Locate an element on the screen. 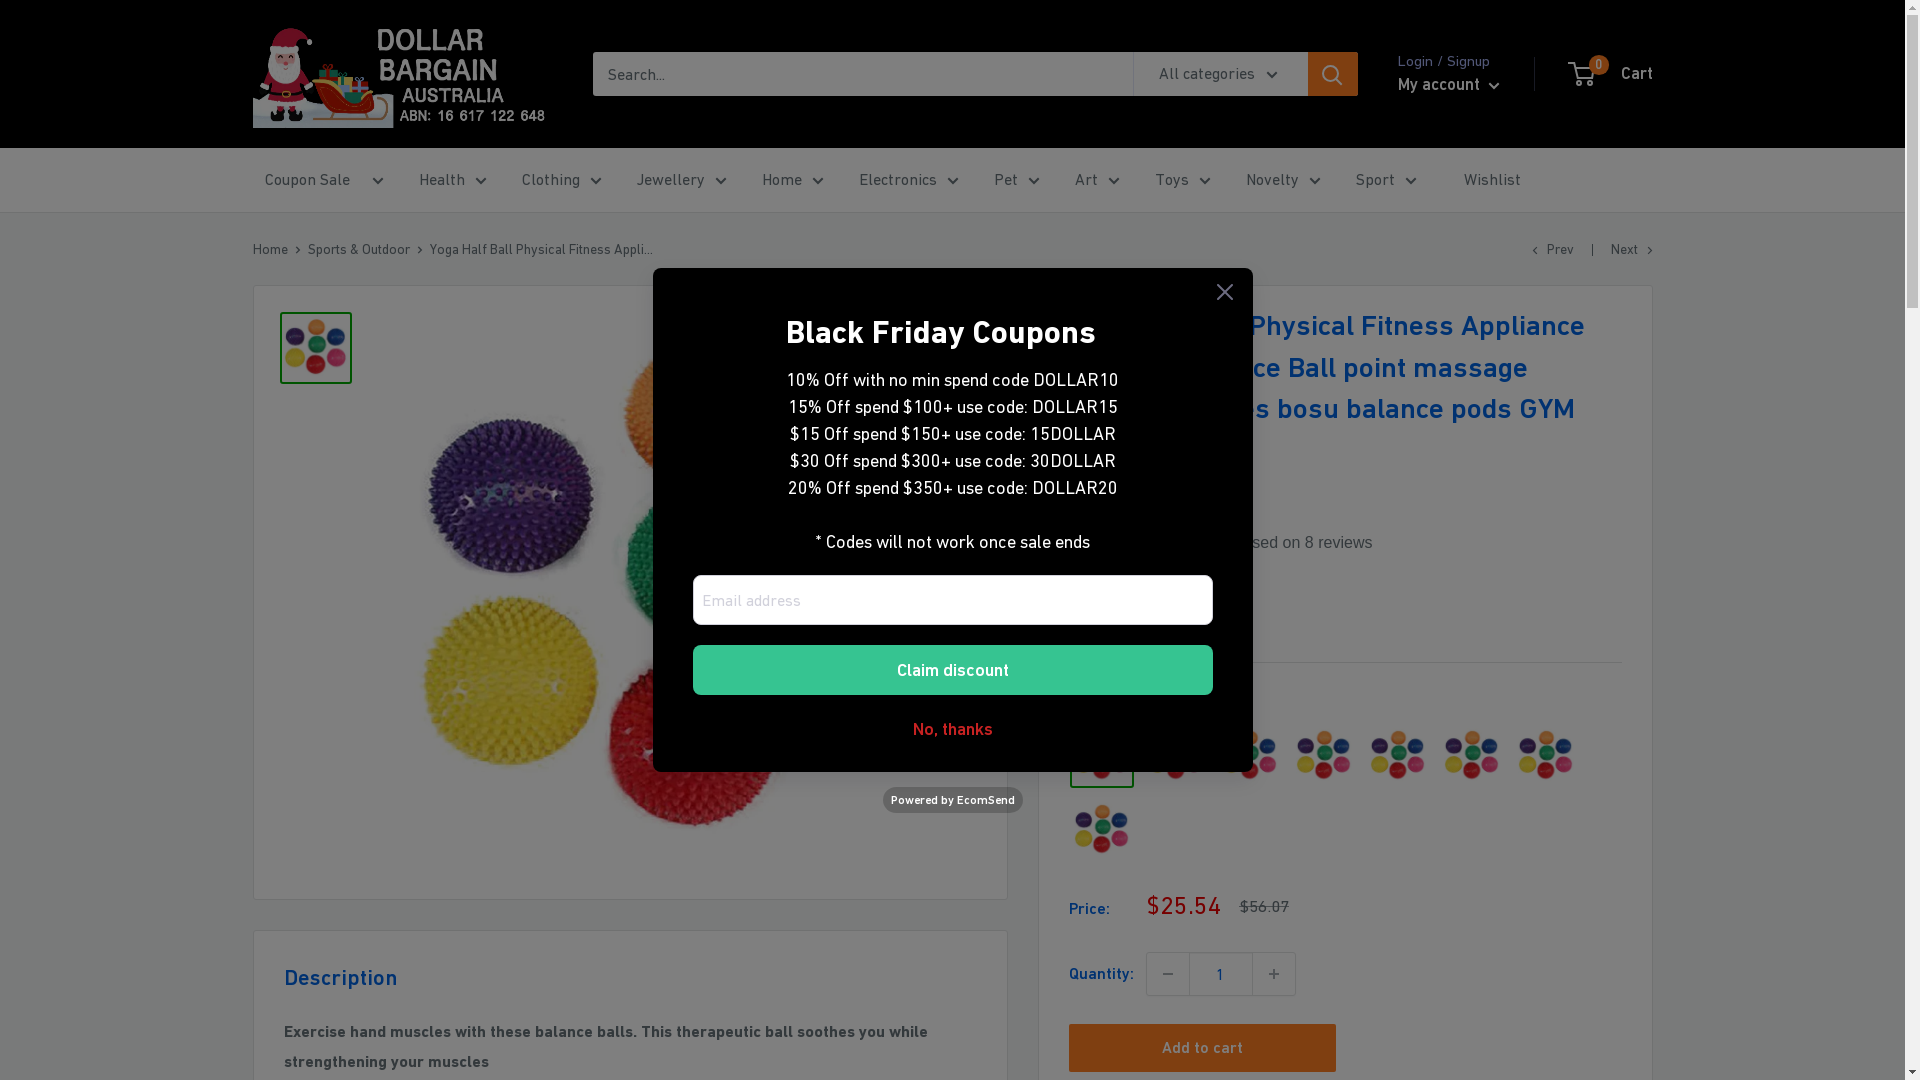 The width and height of the screenshot is (1920, 1080). 'Electronics' is located at coordinates (906, 180).